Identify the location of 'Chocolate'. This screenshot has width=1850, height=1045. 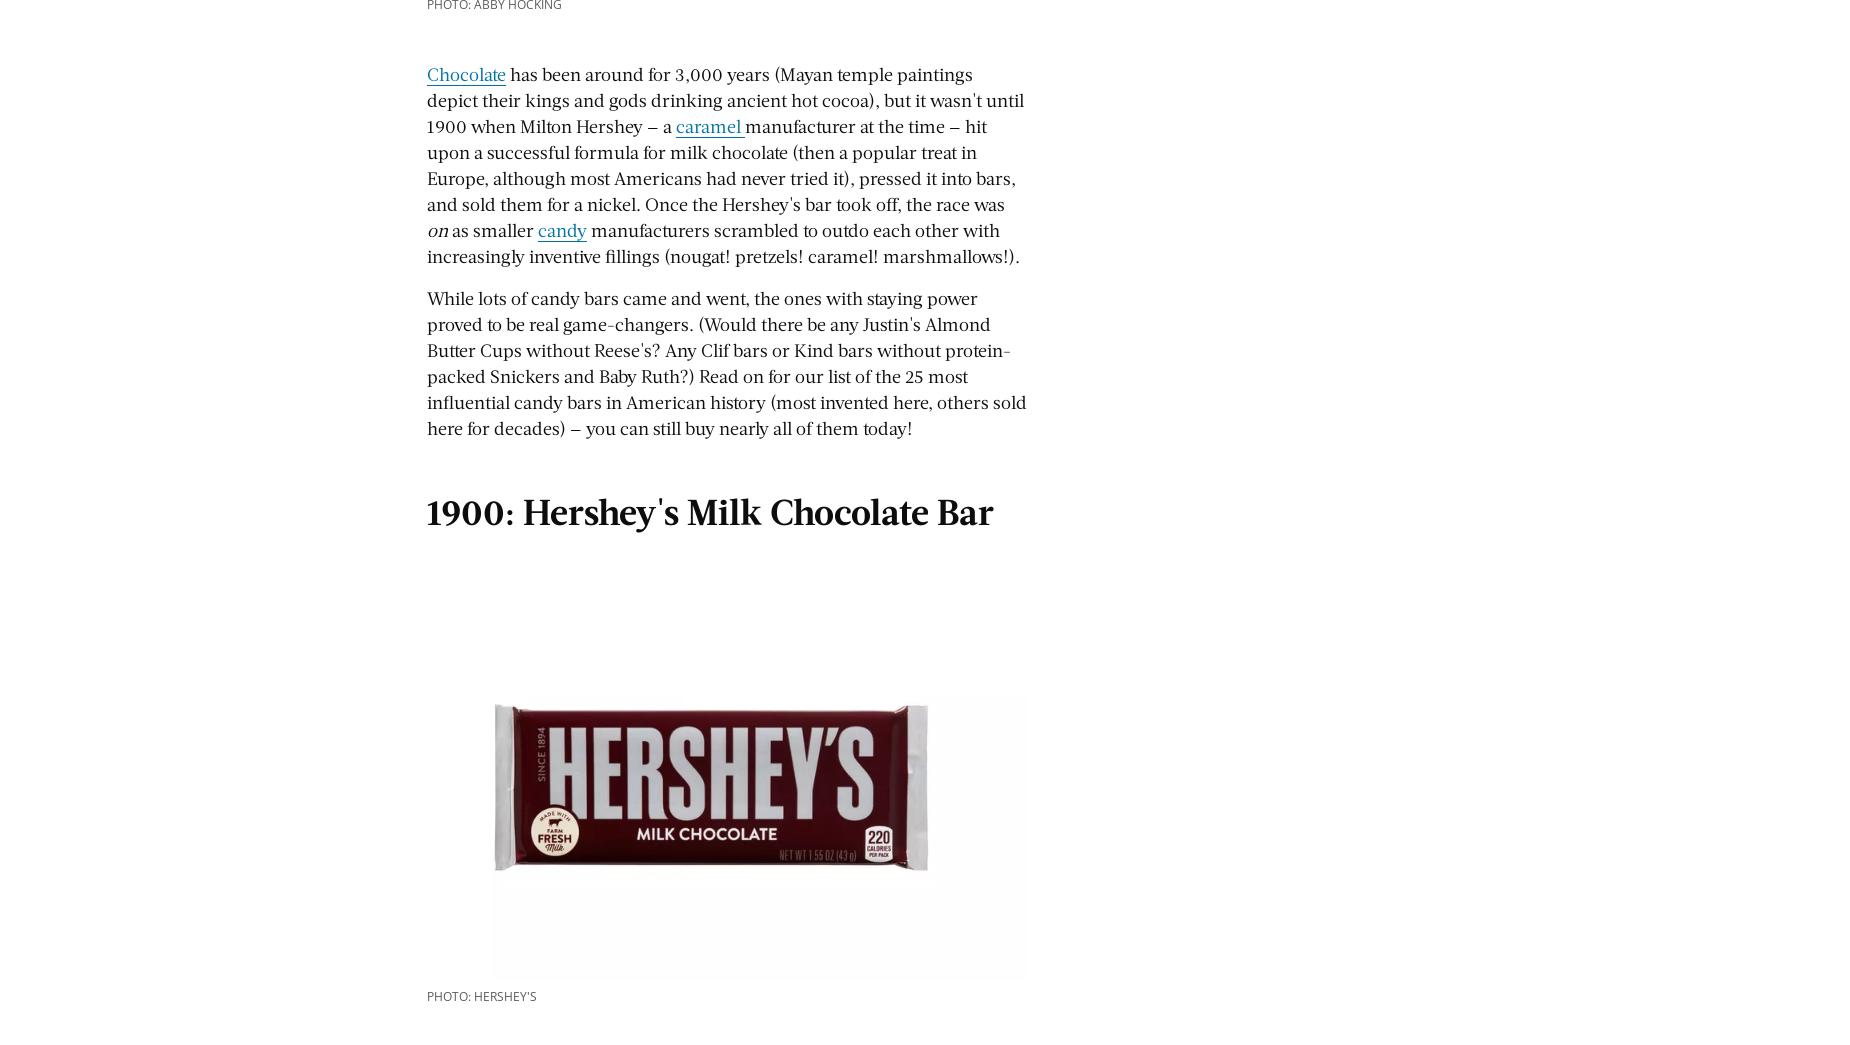
(466, 73).